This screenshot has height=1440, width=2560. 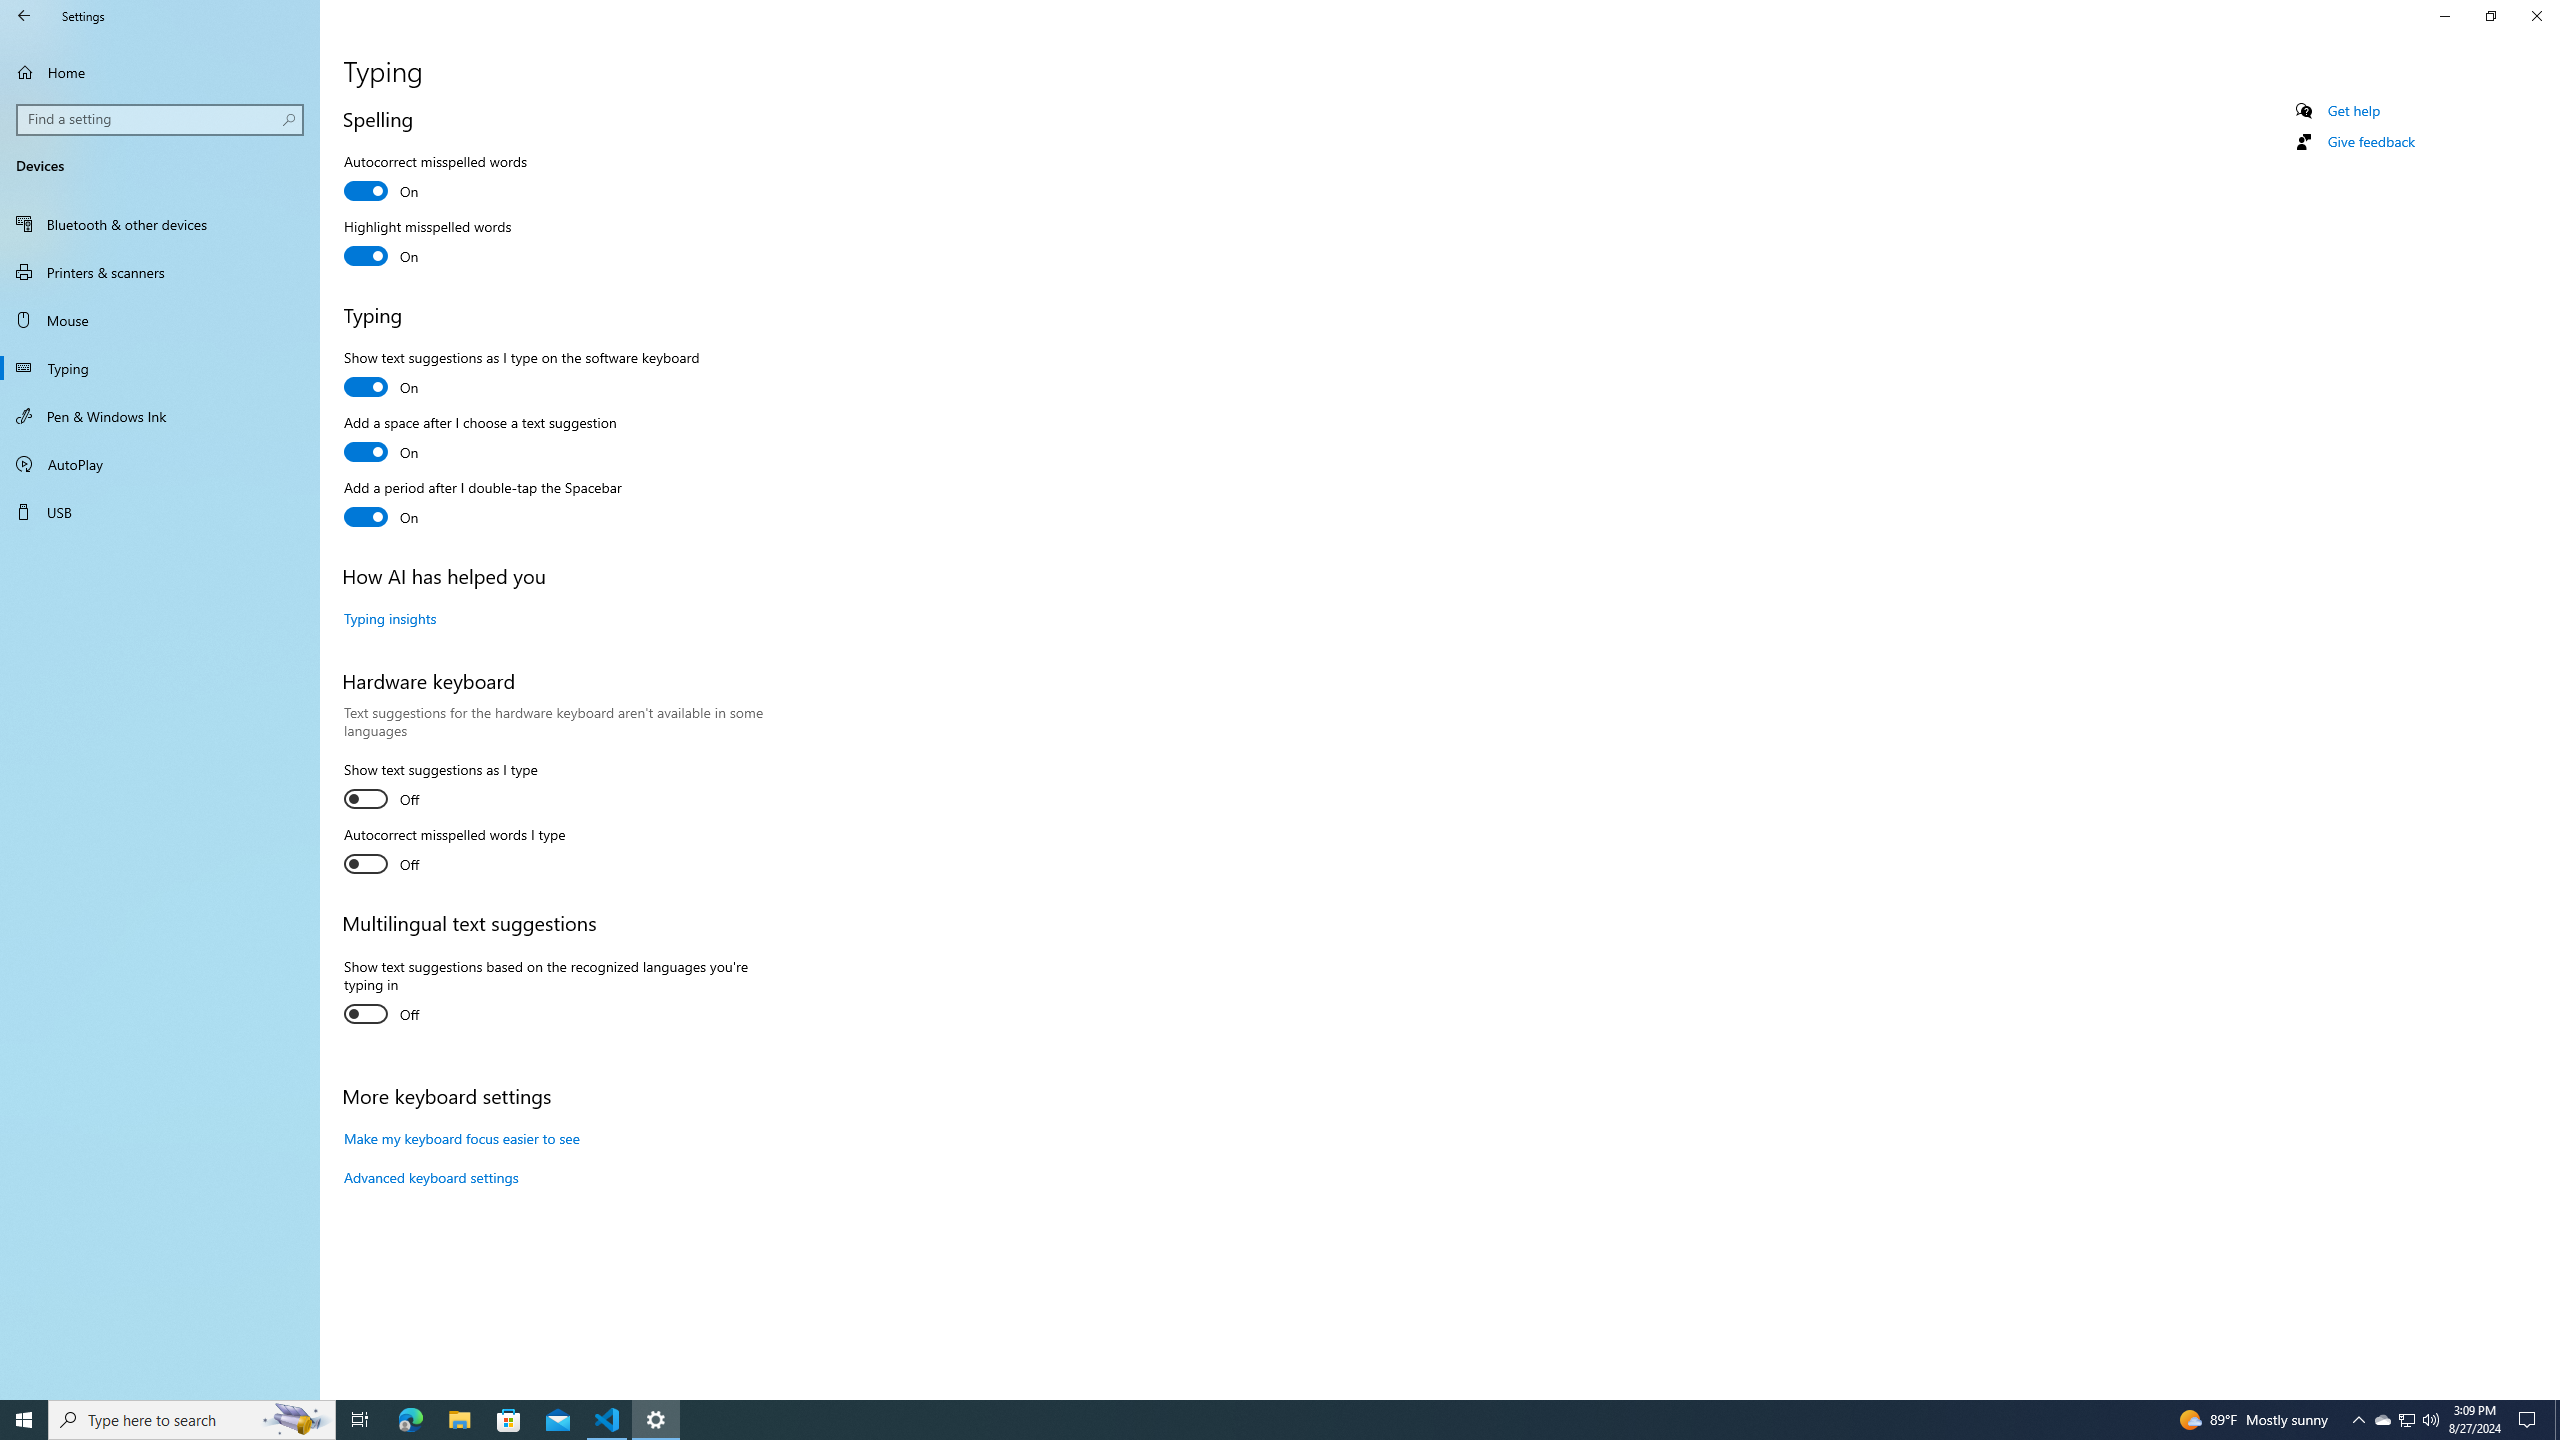 I want to click on 'AutoPlay', so click(x=159, y=463).